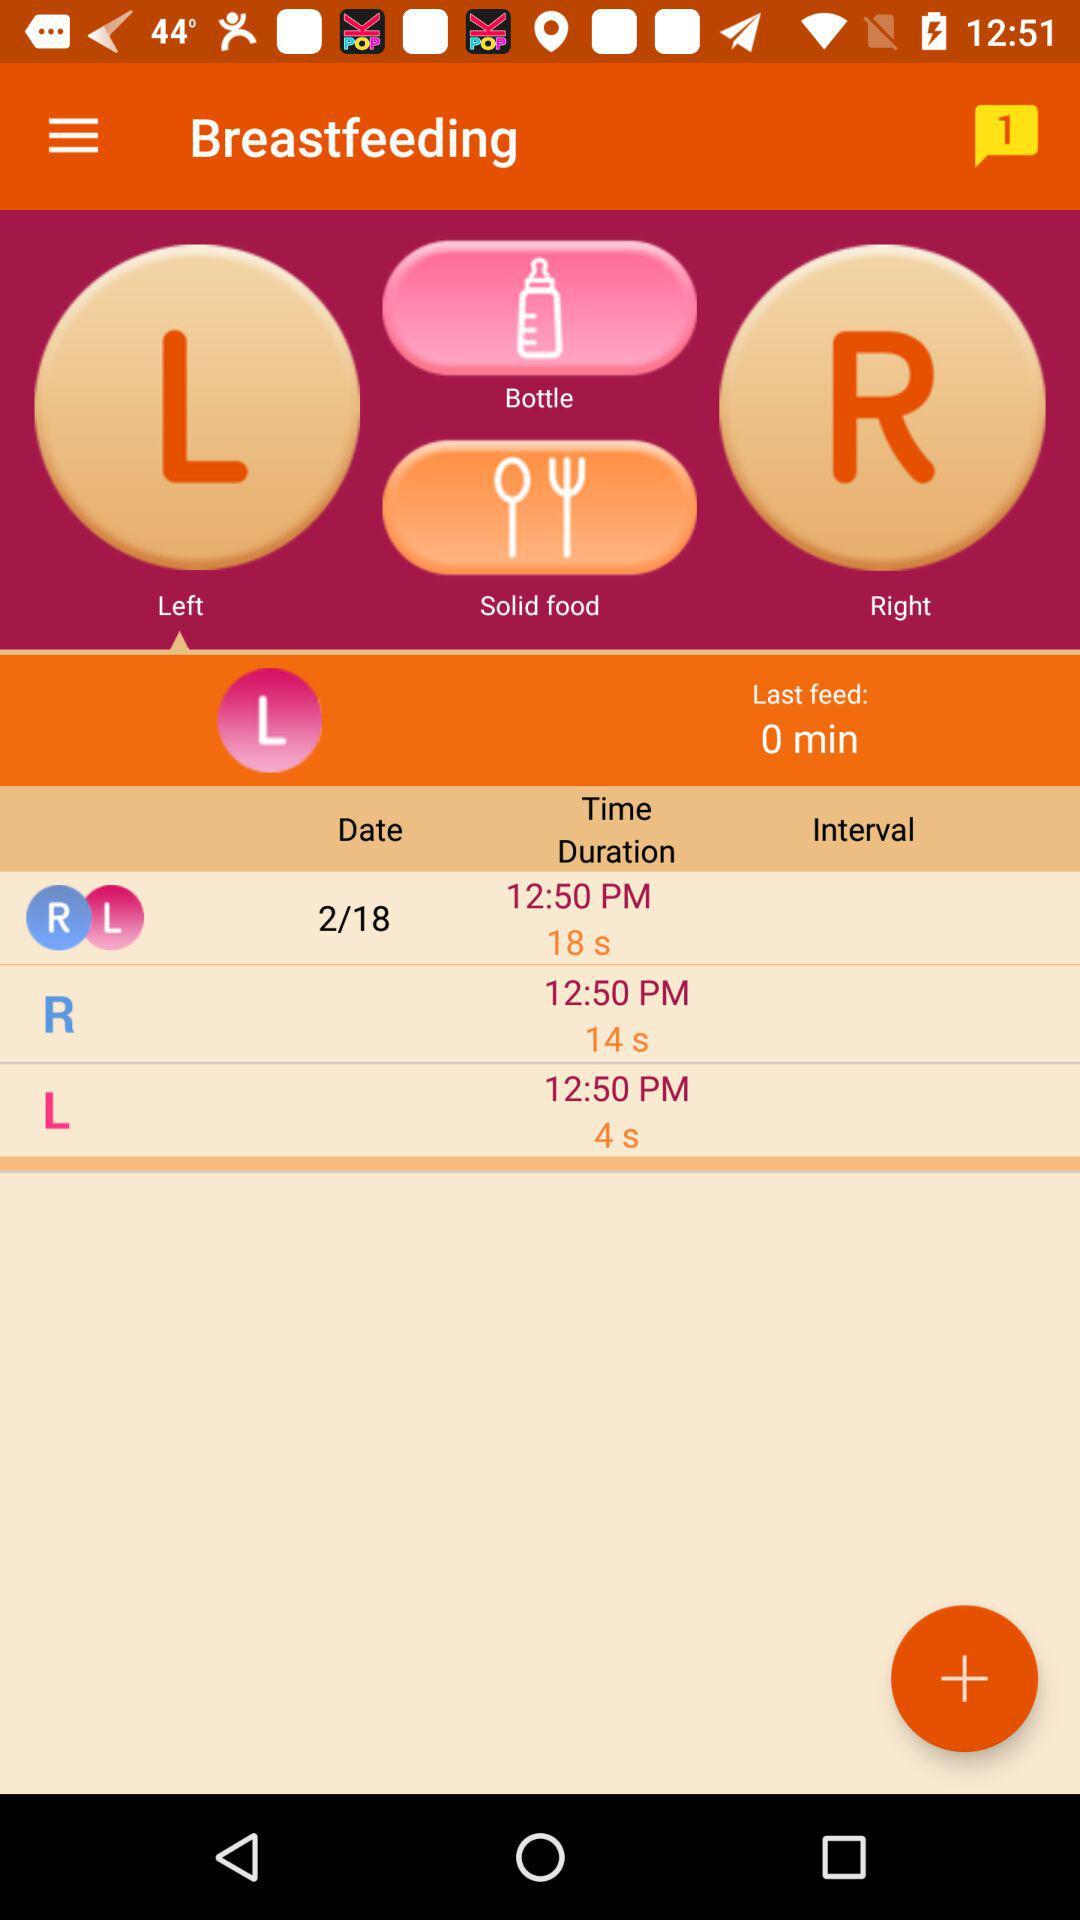 The width and height of the screenshot is (1080, 1920). I want to click on the item at the bottom right corner, so click(963, 1678).